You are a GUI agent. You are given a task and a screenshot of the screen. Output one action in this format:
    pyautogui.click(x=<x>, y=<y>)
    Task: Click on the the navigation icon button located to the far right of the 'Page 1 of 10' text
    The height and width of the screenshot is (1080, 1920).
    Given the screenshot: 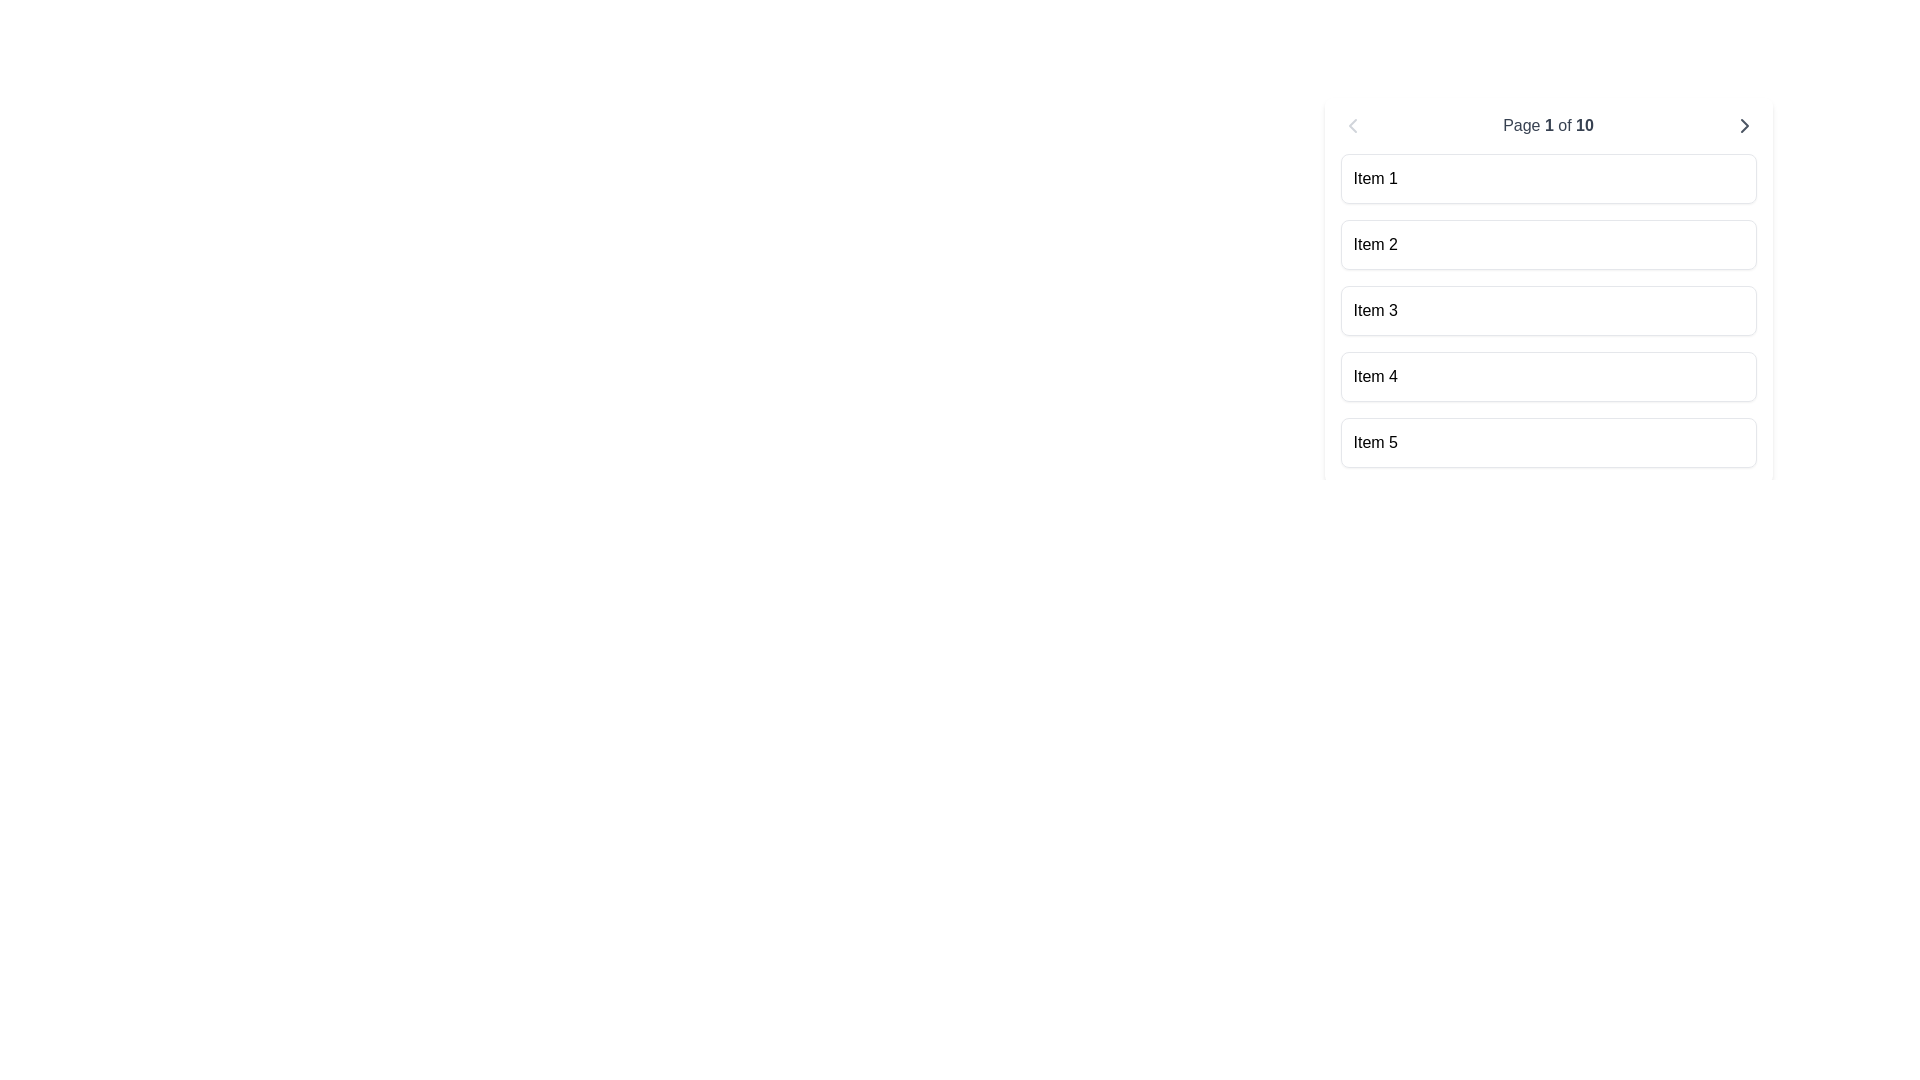 What is the action you would take?
    pyautogui.click(x=1743, y=126)
    